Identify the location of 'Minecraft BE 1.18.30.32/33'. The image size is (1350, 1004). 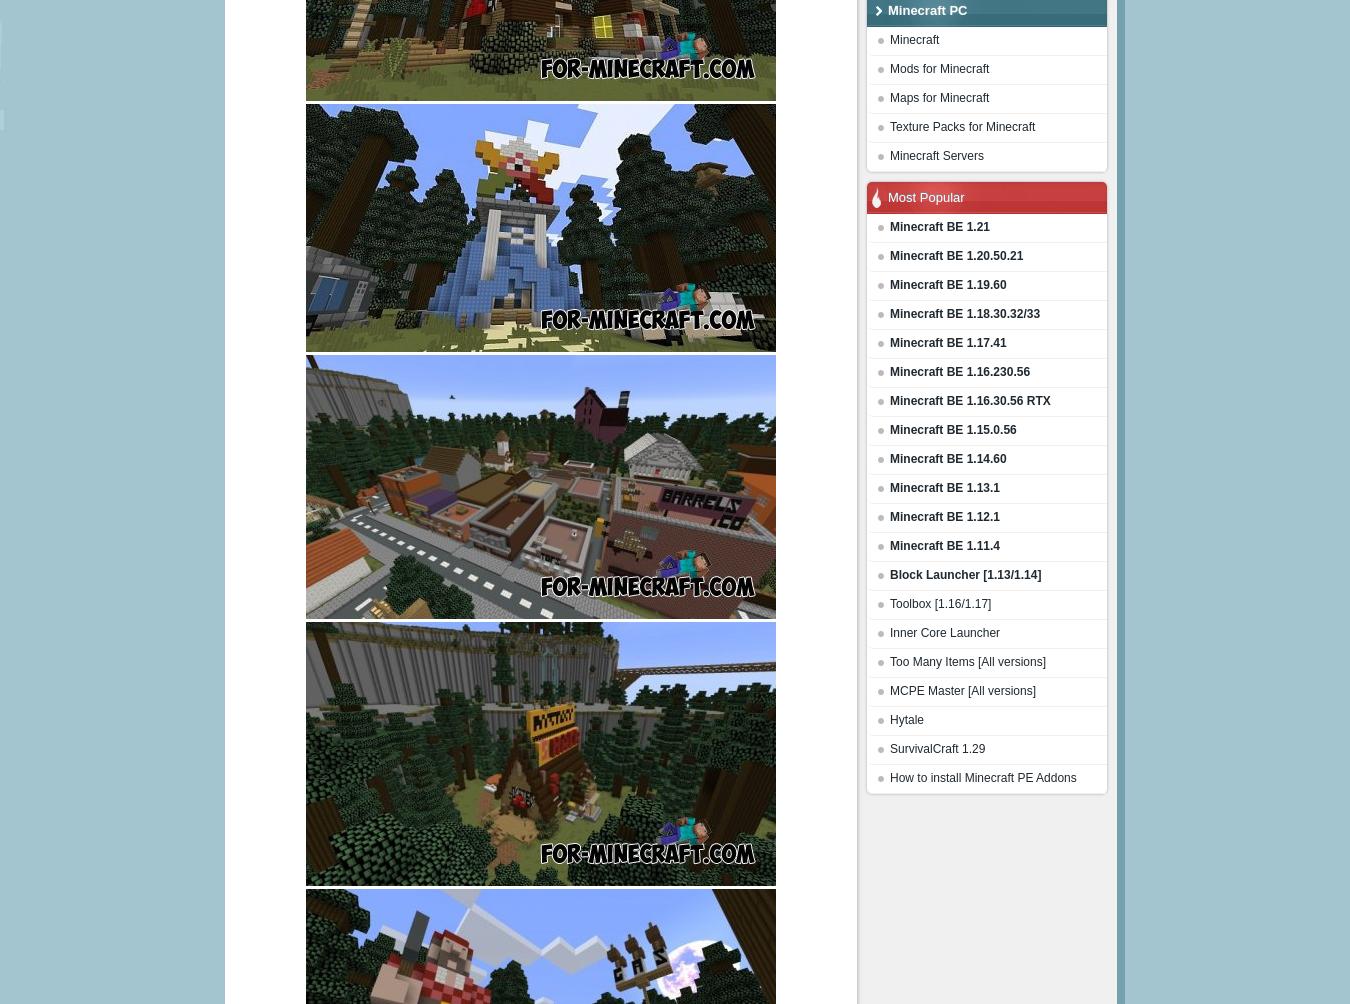
(890, 313).